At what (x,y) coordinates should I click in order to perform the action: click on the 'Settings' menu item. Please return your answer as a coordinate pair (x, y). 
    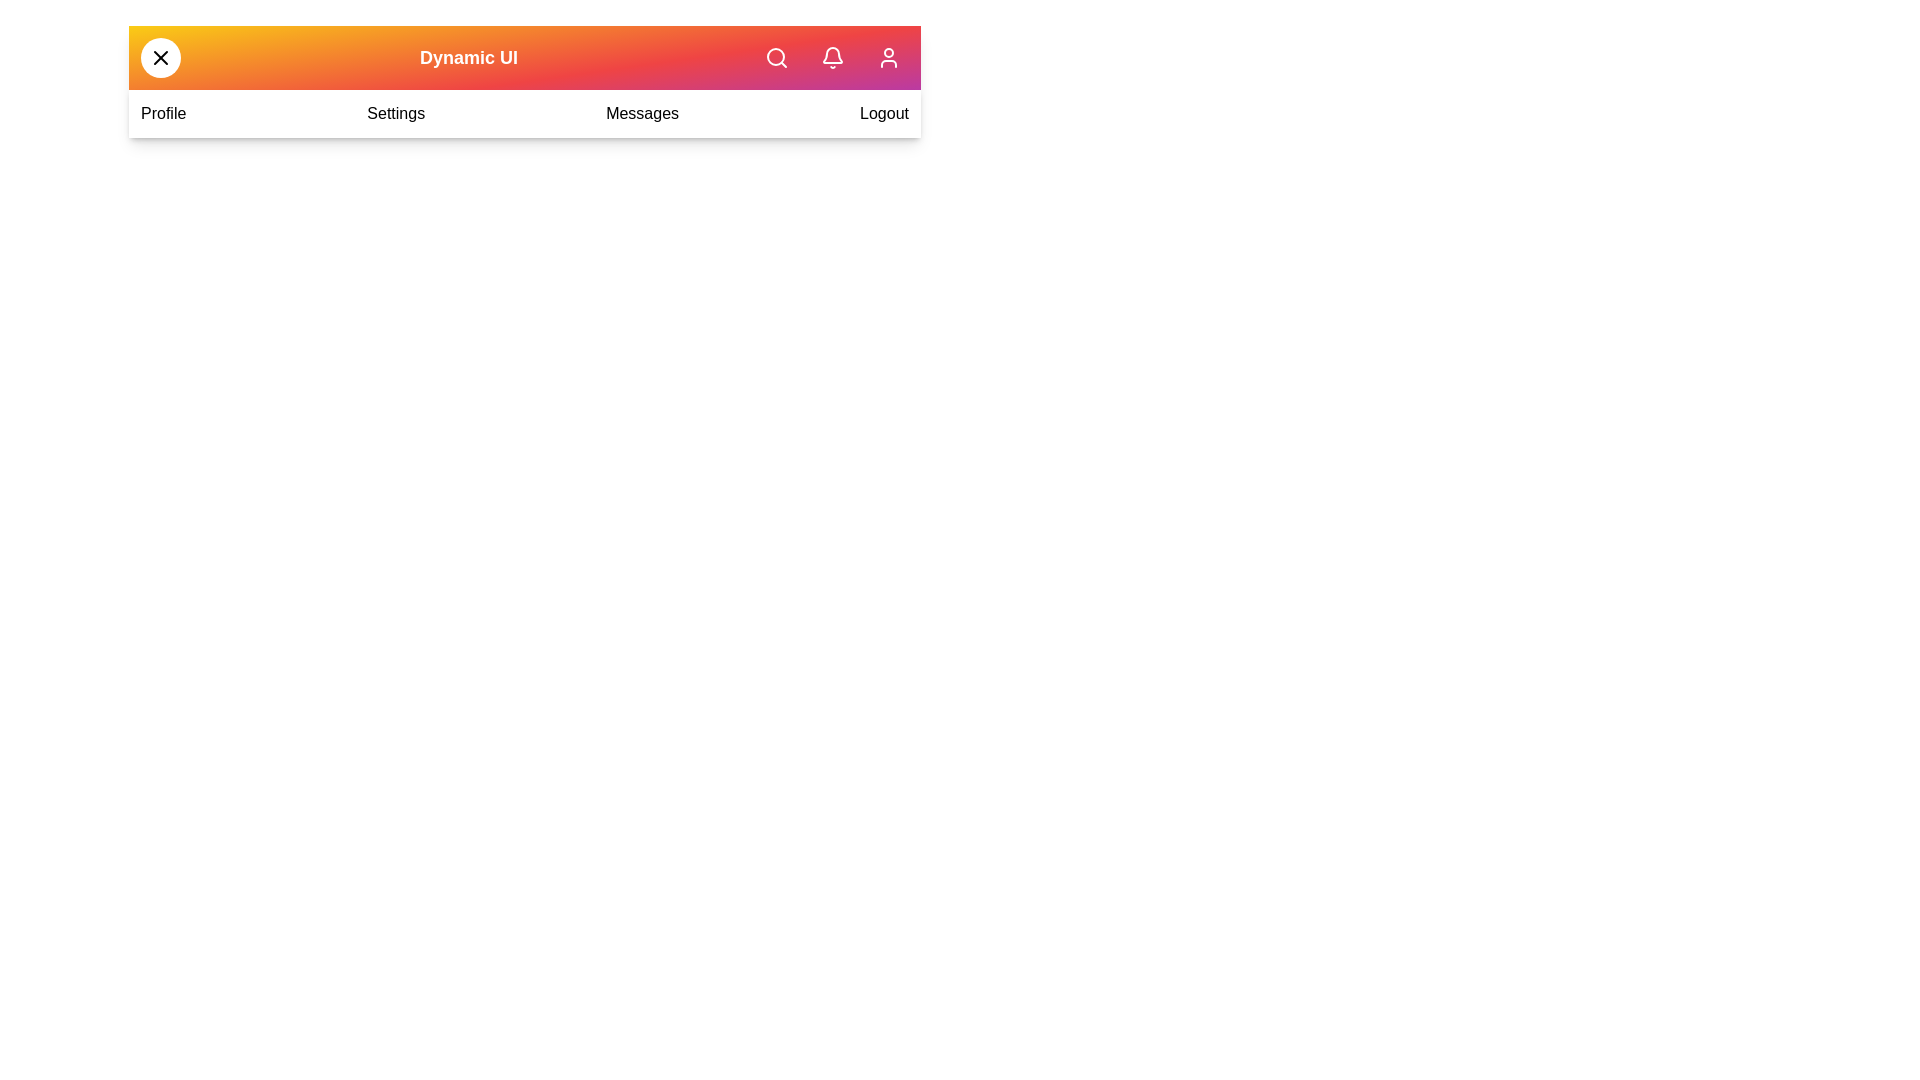
    Looking at the image, I should click on (395, 114).